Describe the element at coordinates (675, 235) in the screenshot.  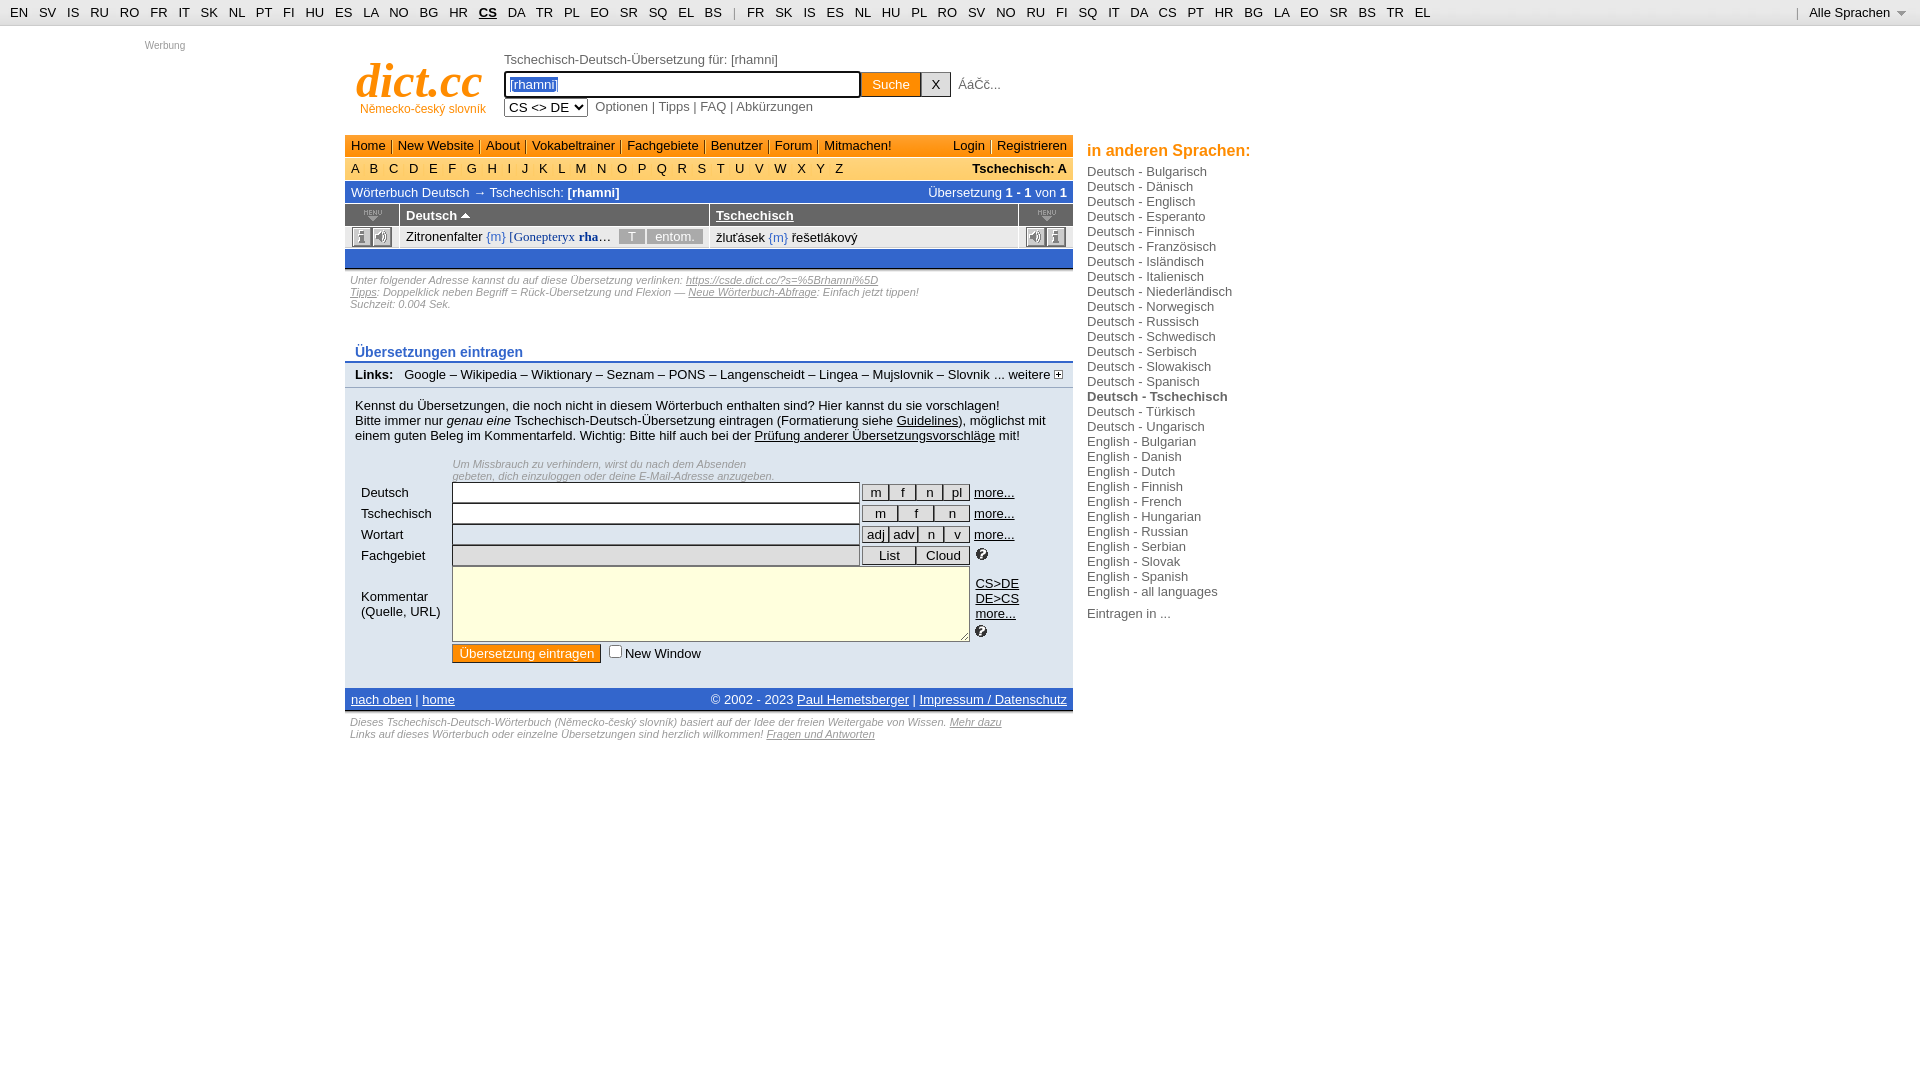
I see `'entom.'` at that location.